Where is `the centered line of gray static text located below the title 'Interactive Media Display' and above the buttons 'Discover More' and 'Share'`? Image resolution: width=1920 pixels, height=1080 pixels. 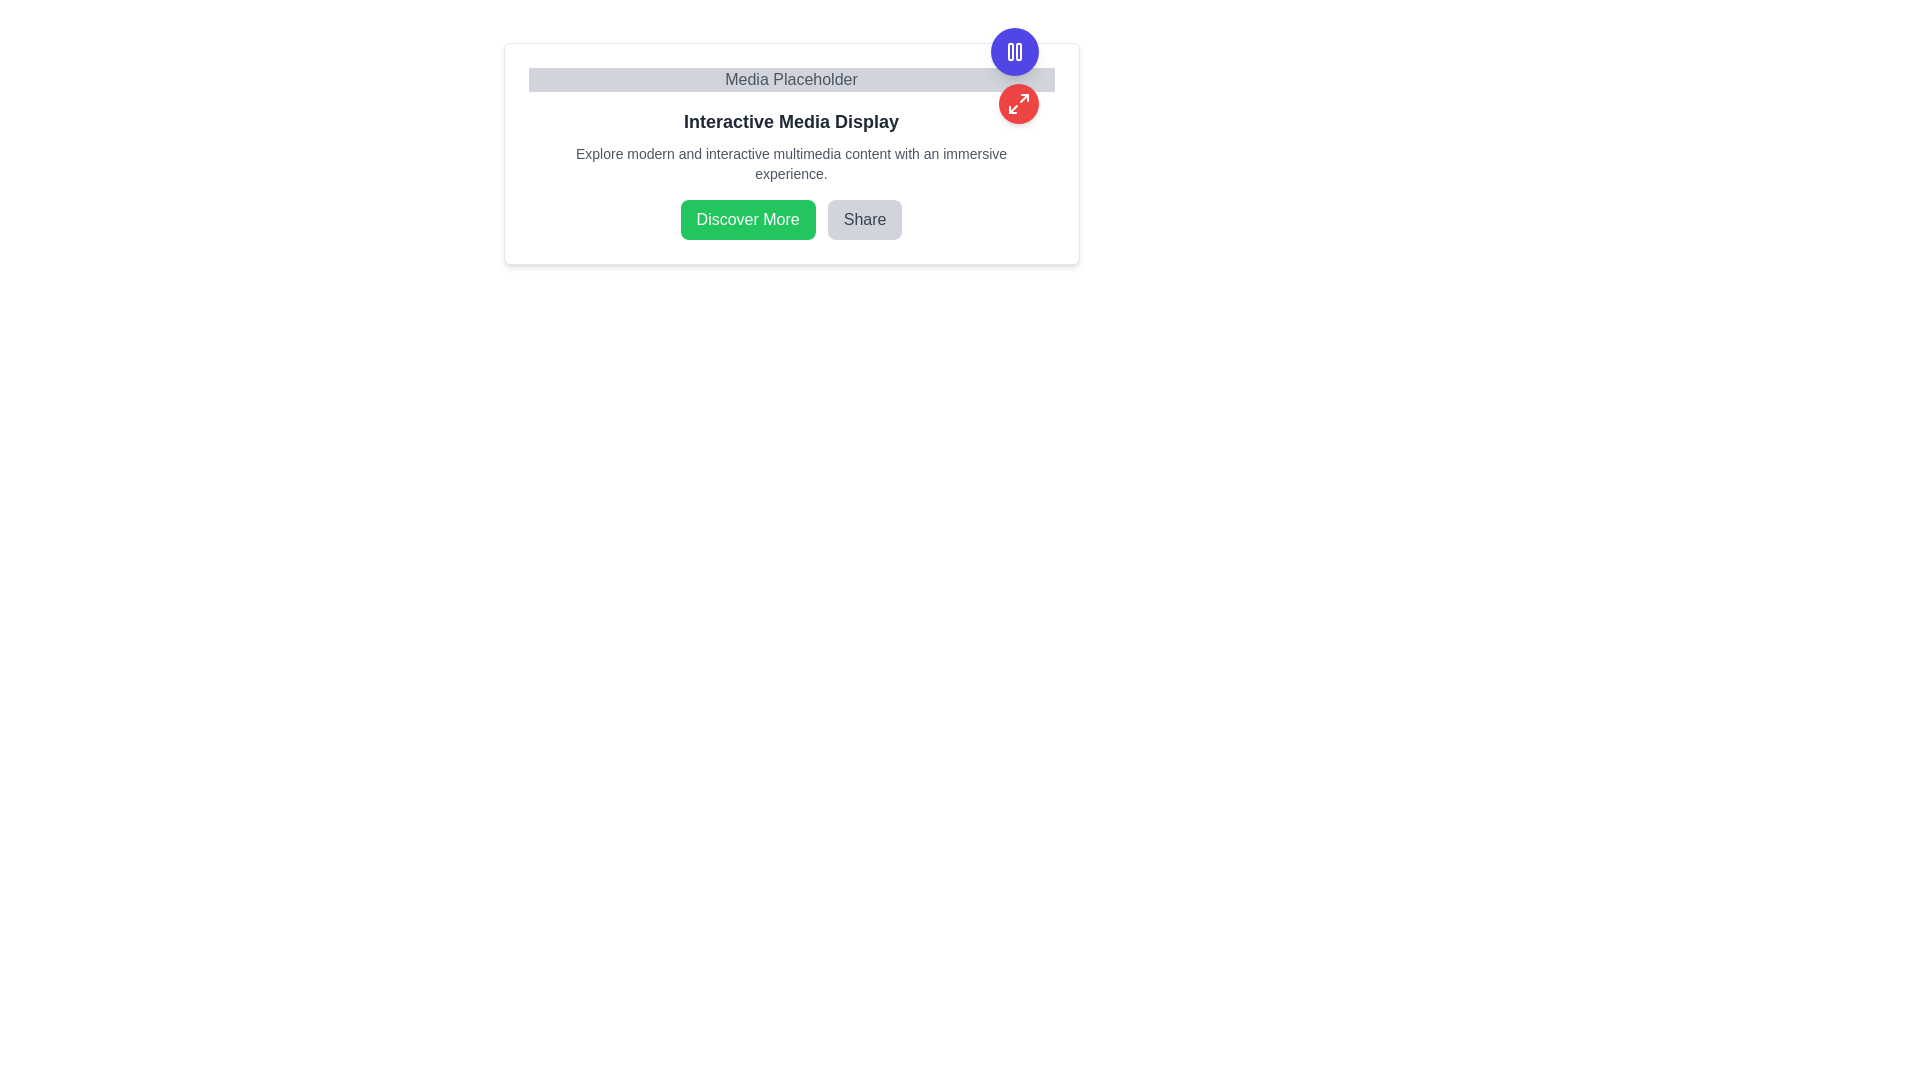
the centered line of gray static text located below the title 'Interactive Media Display' and above the buttons 'Discover More' and 'Share' is located at coordinates (790, 163).